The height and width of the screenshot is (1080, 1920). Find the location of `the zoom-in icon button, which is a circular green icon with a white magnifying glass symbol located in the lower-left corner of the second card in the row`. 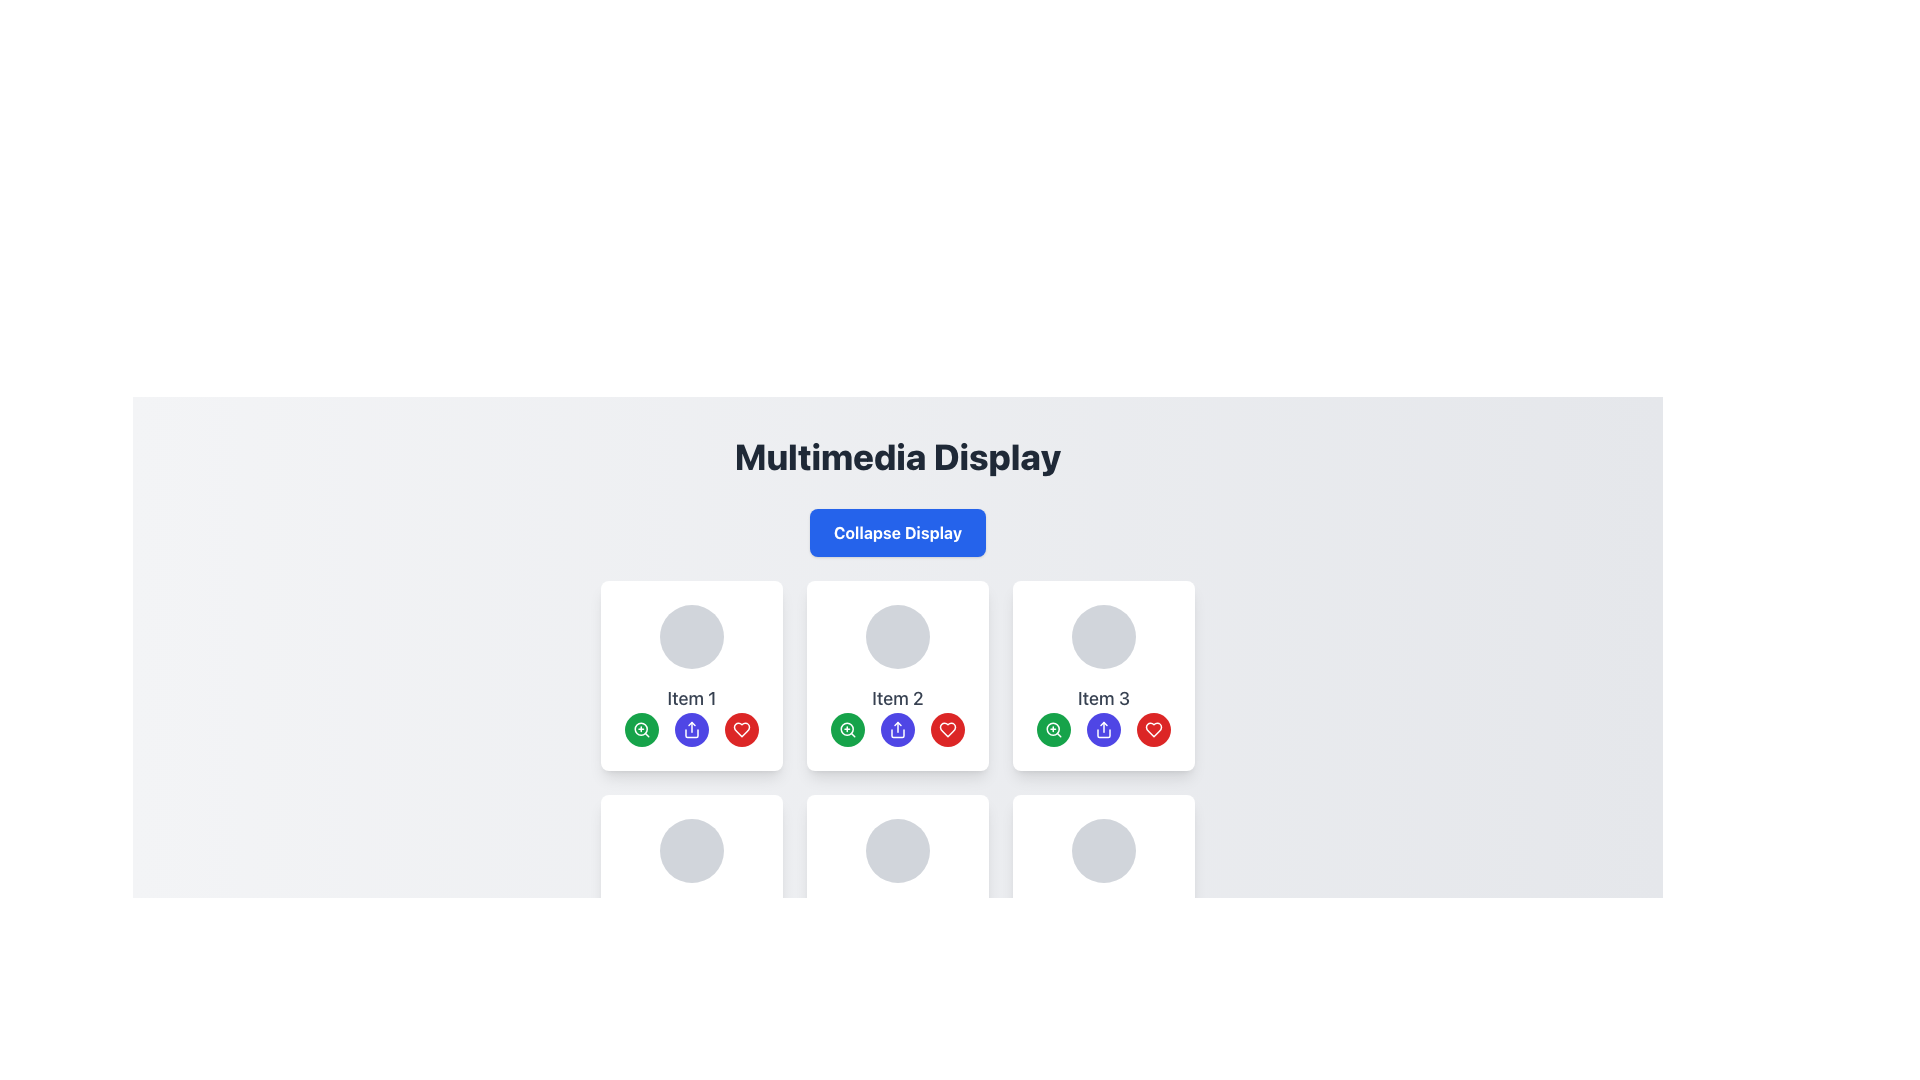

the zoom-in icon button, which is a circular green icon with a white magnifying glass symbol located in the lower-left corner of the second card in the row is located at coordinates (847, 729).